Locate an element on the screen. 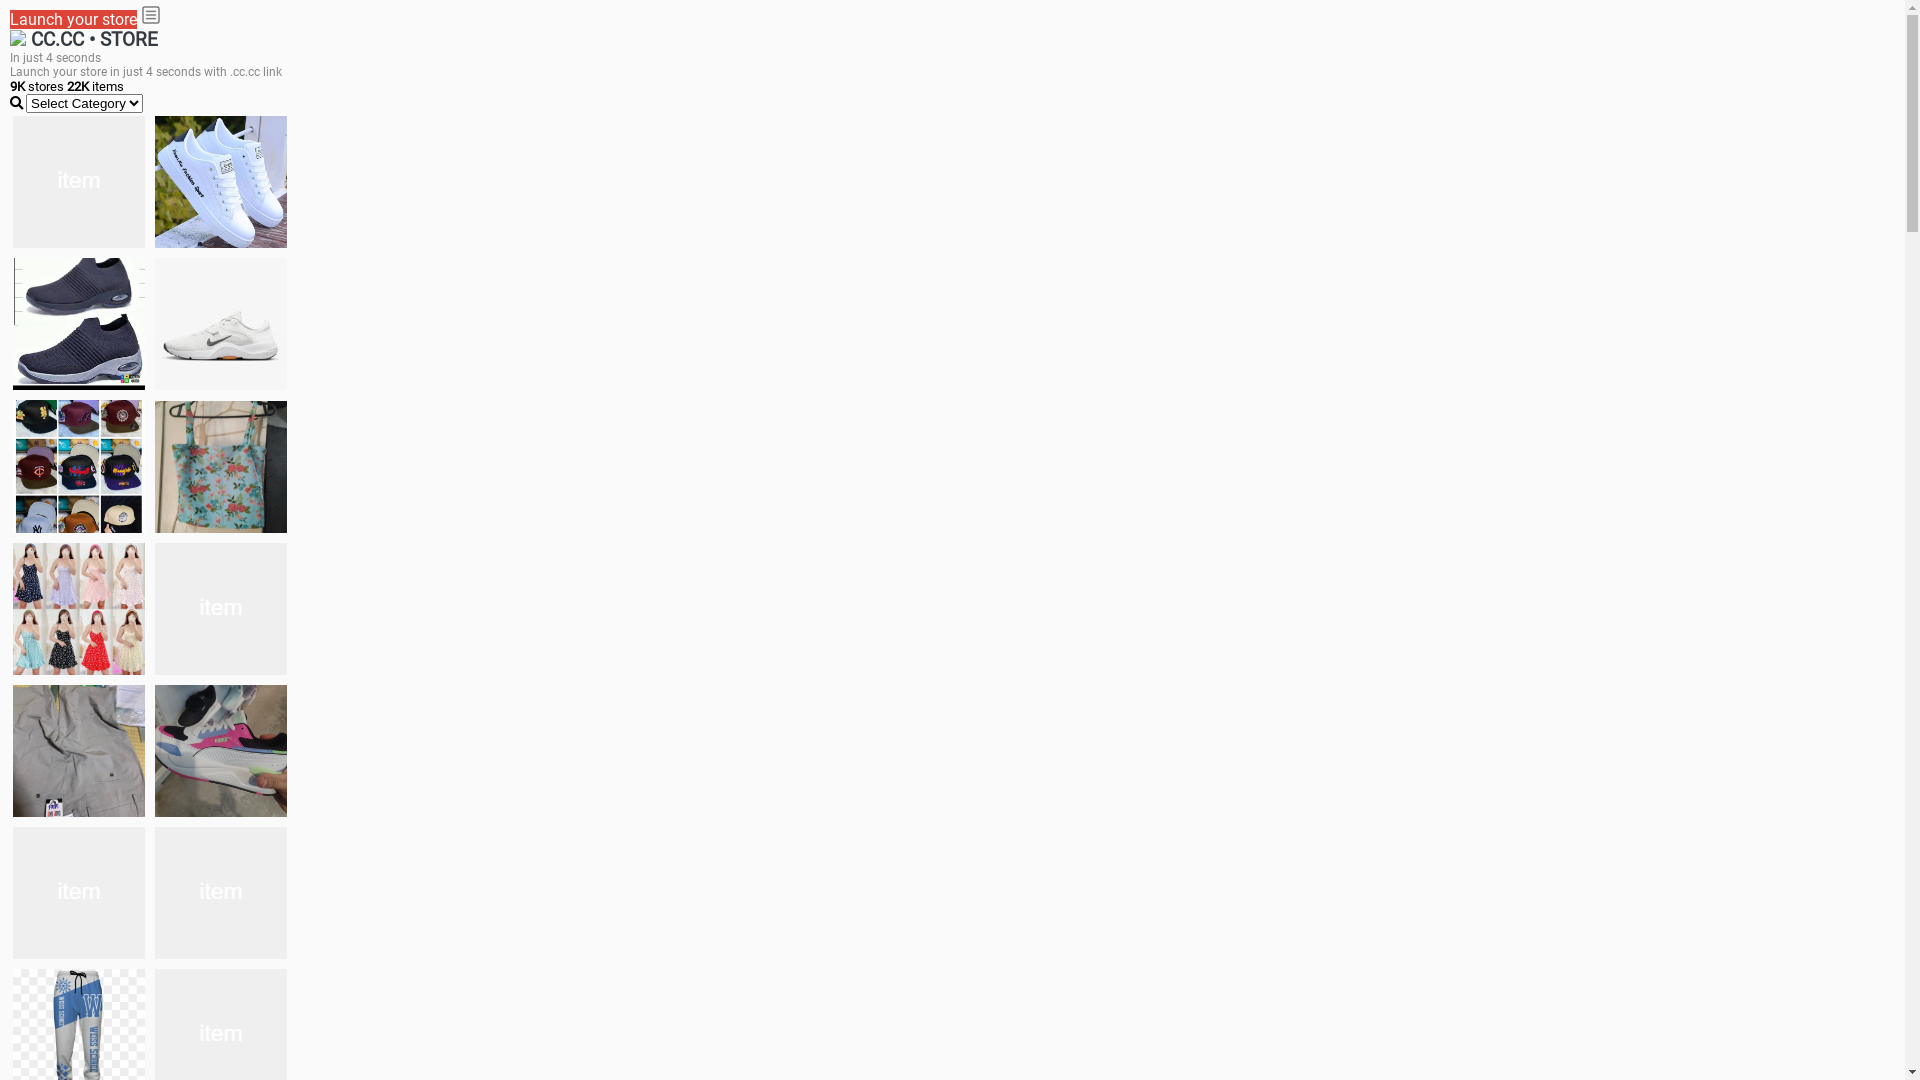  'white shoes' is located at coordinates (220, 181).